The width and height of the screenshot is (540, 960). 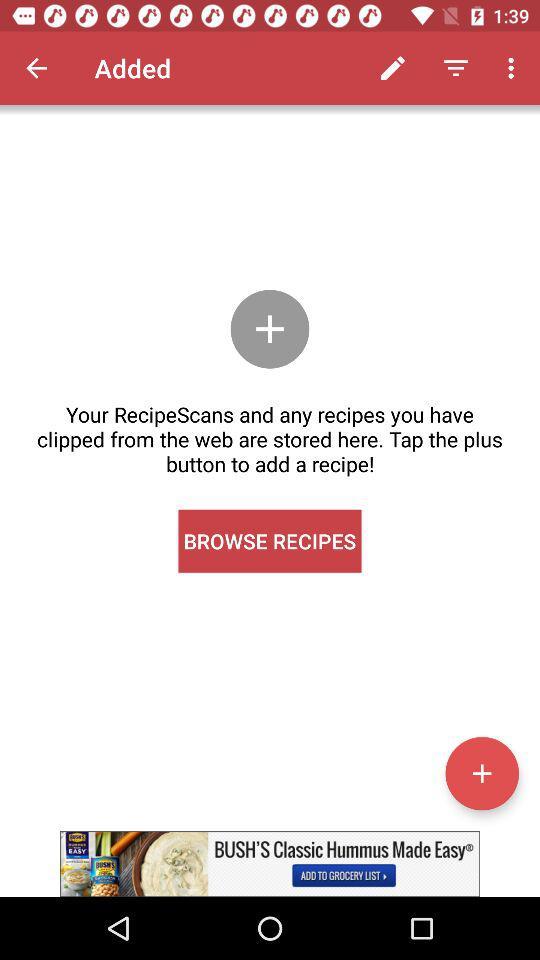 I want to click on back to previous menu, so click(x=36, y=68).